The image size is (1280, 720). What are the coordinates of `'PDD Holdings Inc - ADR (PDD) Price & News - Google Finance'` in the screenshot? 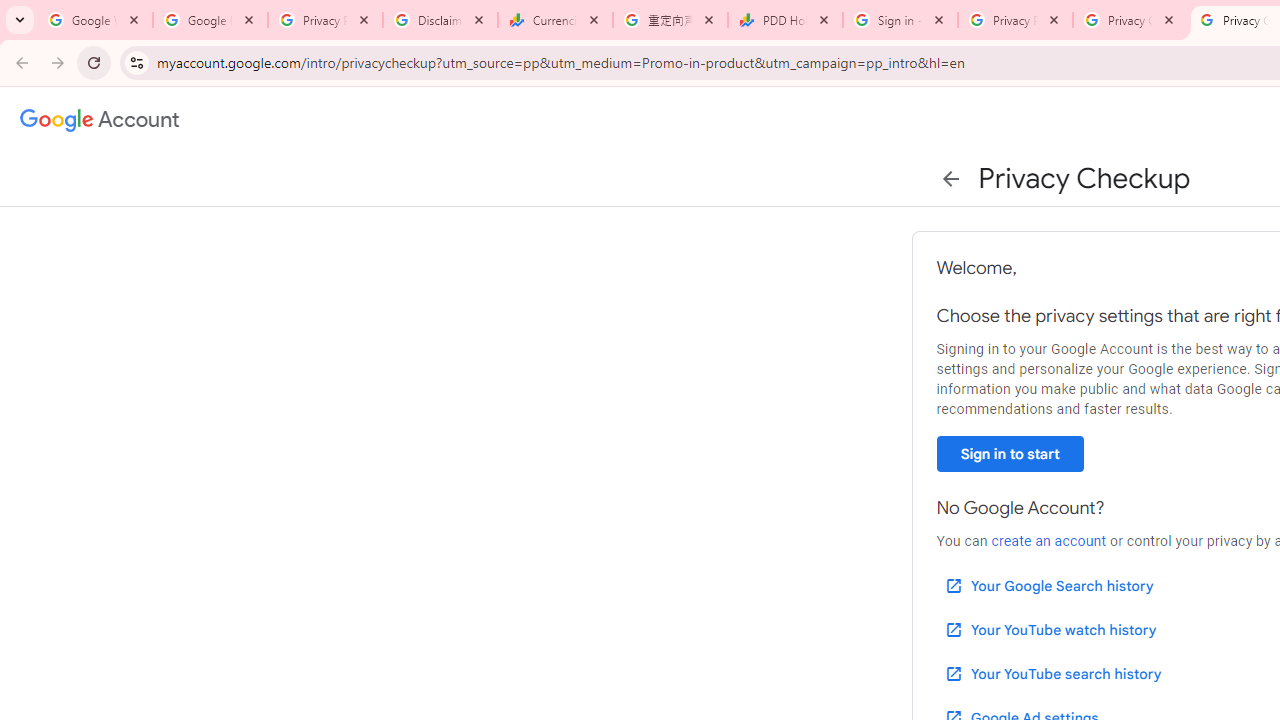 It's located at (784, 20).